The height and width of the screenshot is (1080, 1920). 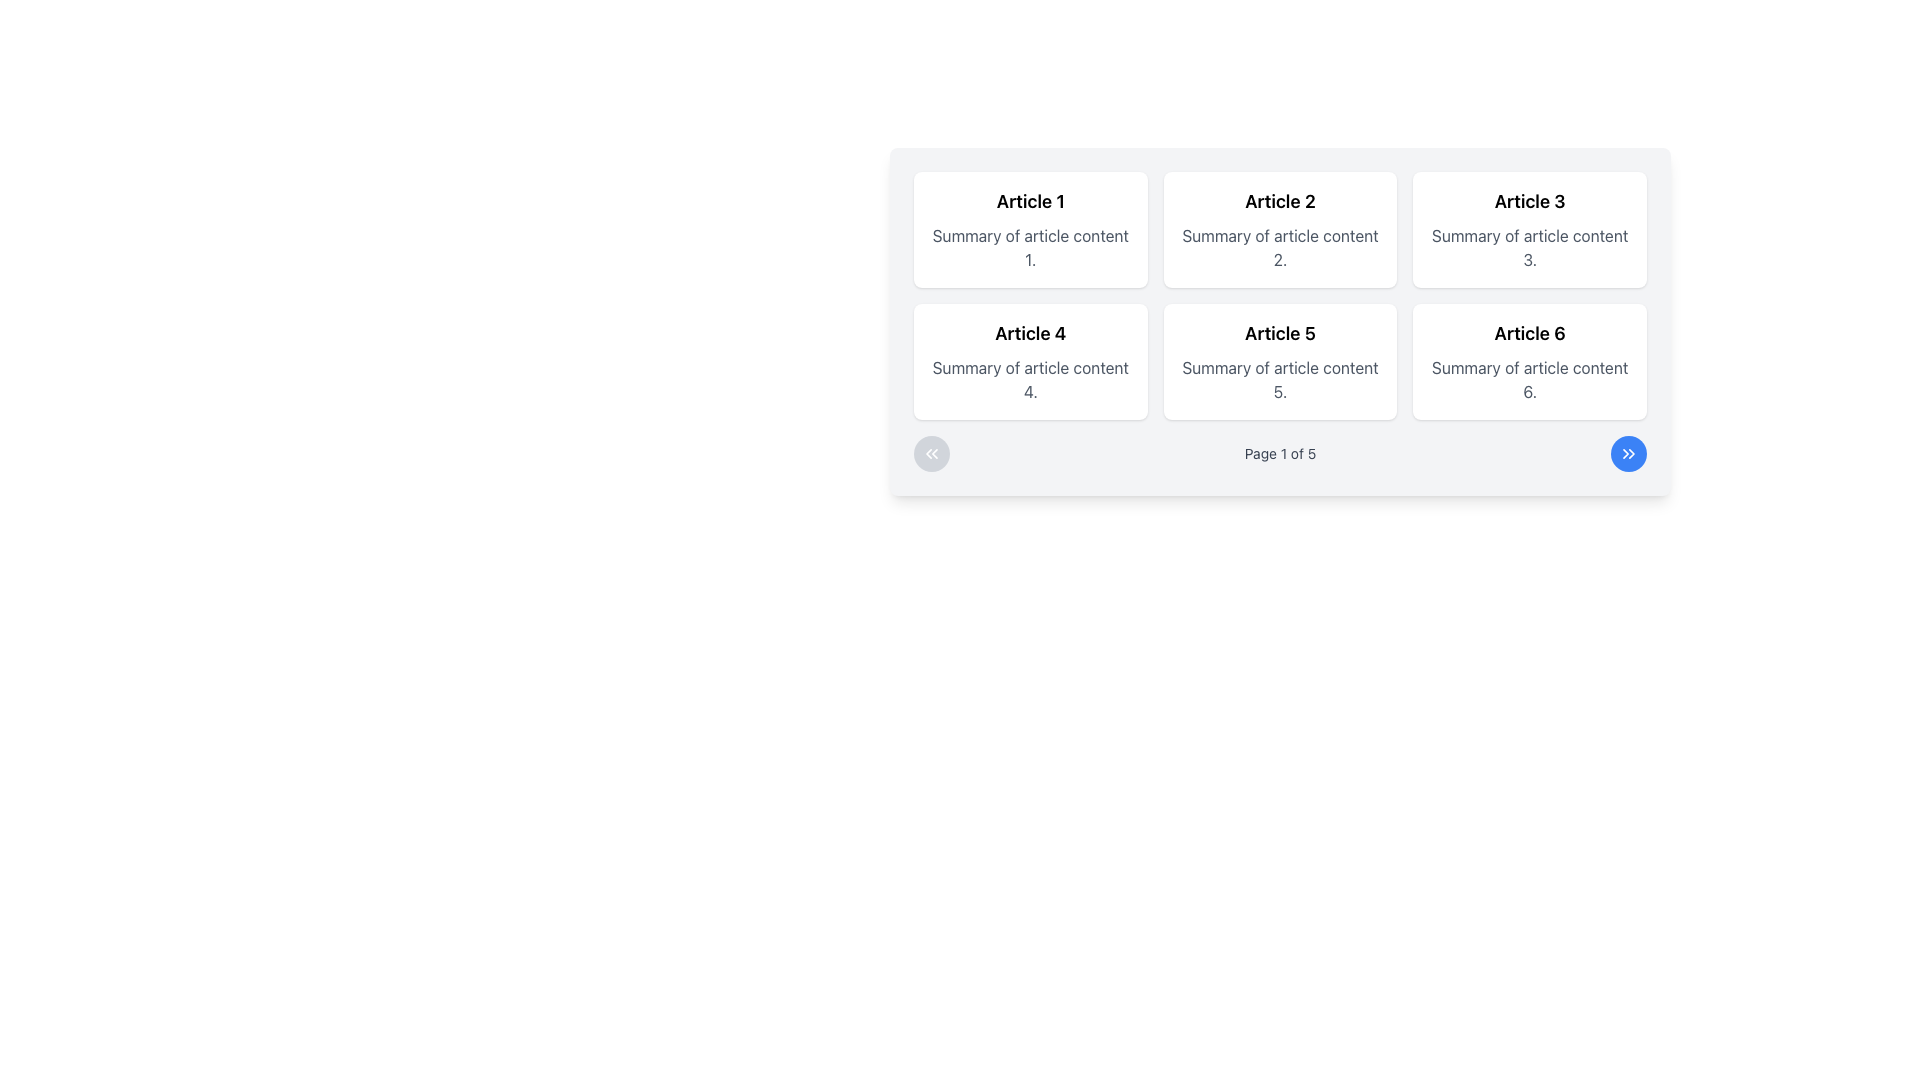 I want to click on the circular button located at the bottom-left corner of the interface, so click(x=930, y=454).